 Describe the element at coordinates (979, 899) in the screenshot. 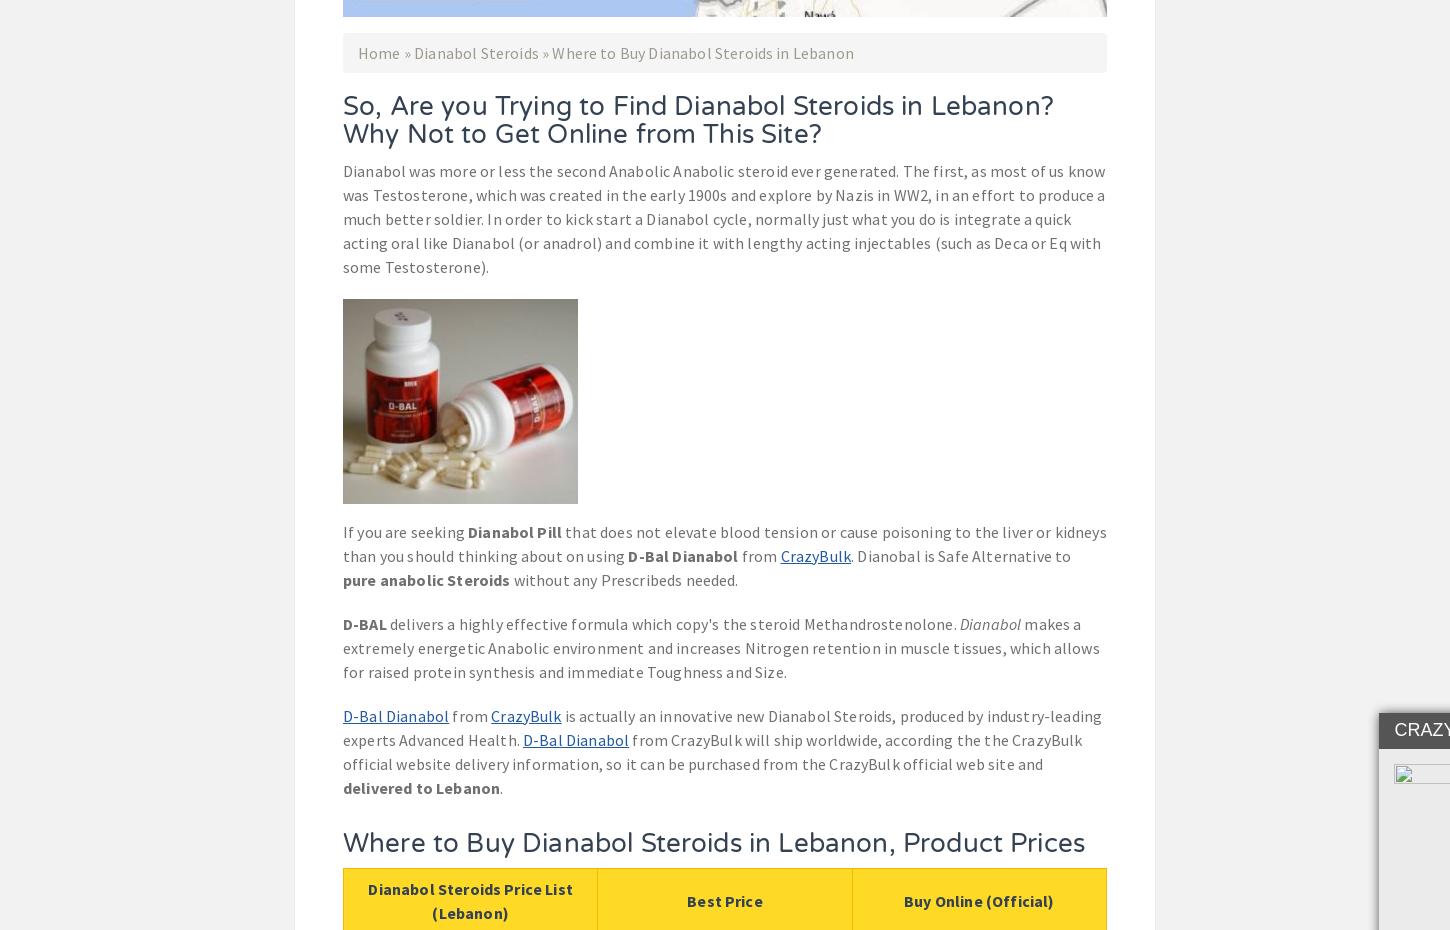

I see `'Buy Online (Official)'` at that location.